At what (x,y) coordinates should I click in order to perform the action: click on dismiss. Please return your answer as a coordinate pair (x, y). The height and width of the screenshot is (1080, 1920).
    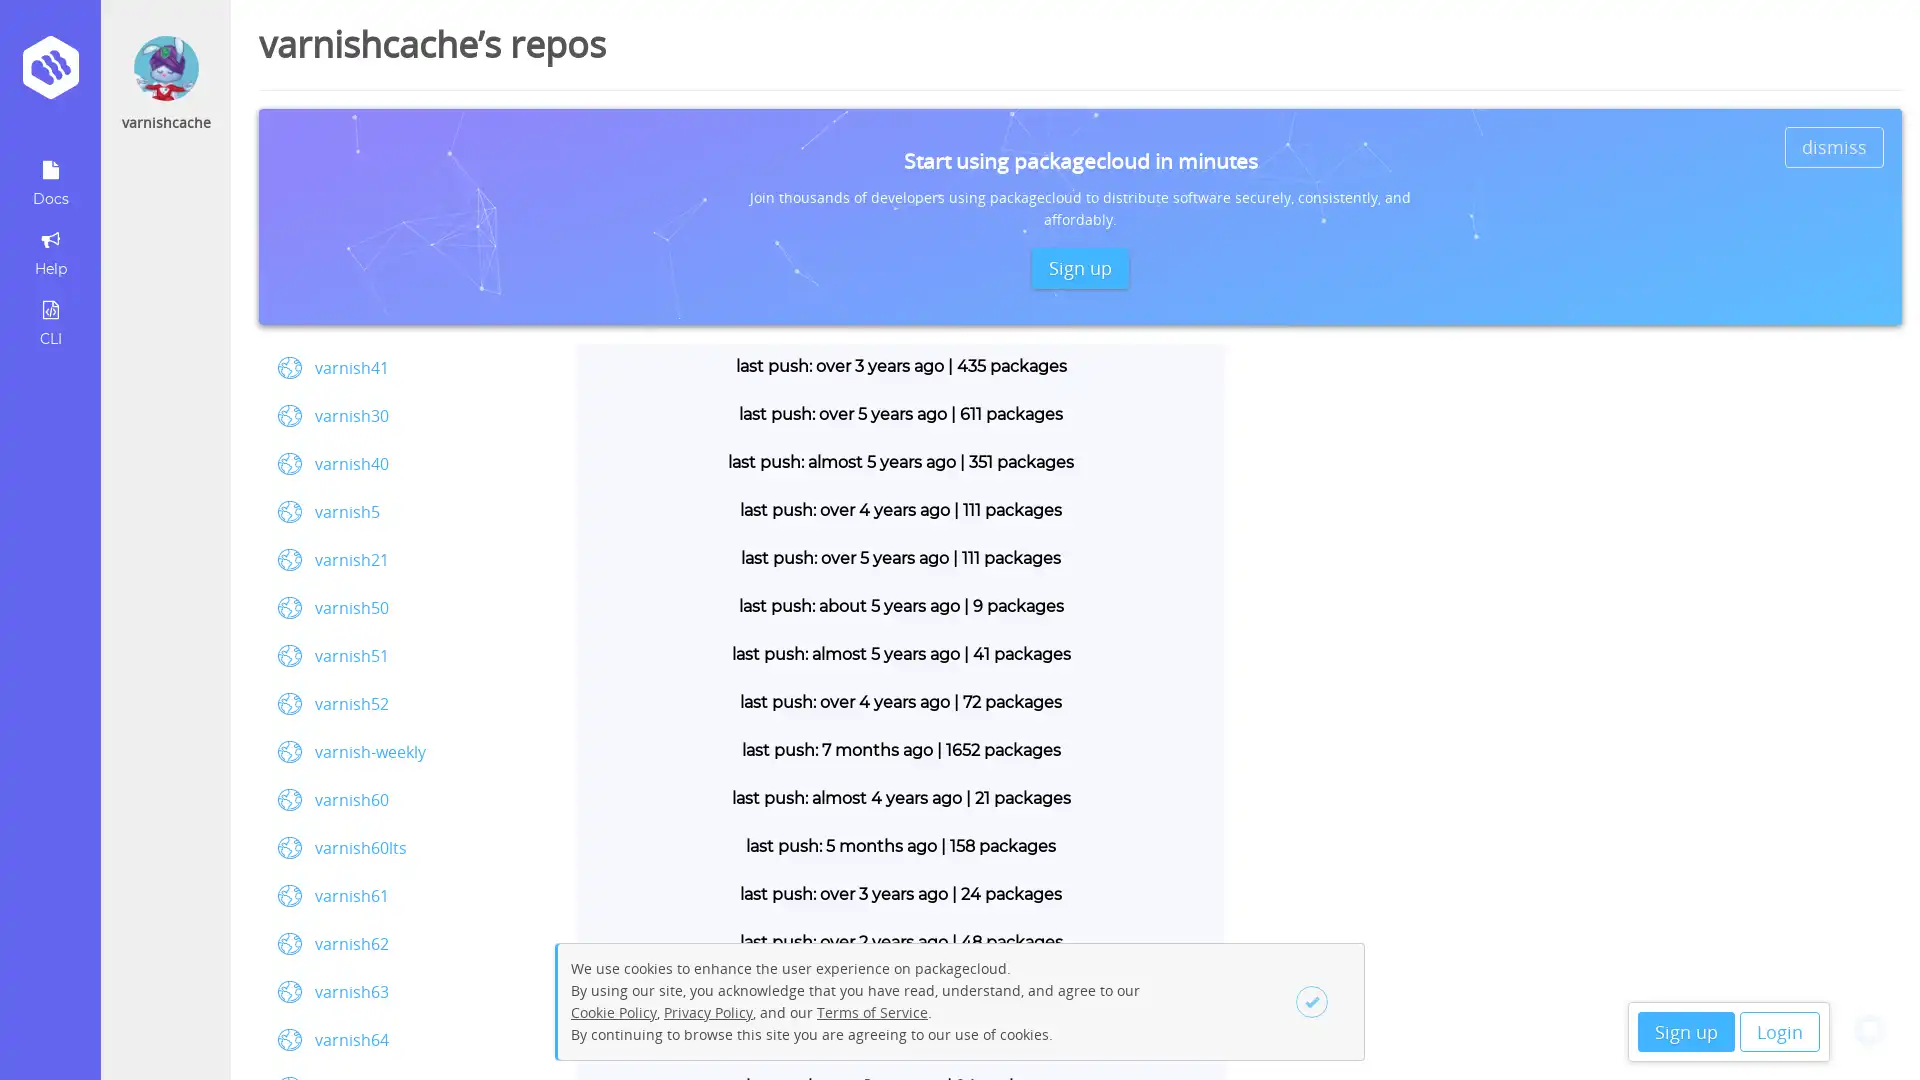
    Looking at the image, I should click on (1834, 145).